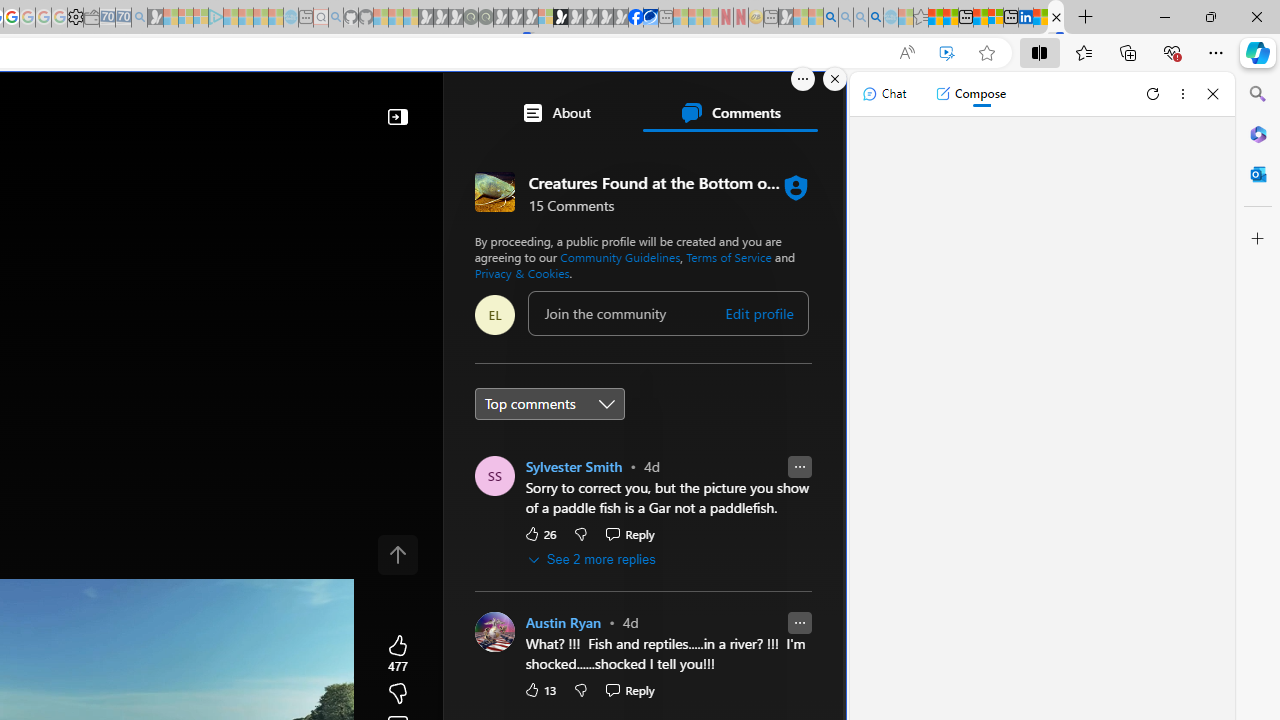 The width and height of the screenshot is (1280, 720). What do you see at coordinates (539, 532) in the screenshot?
I see `'26 Like'` at bounding box center [539, 532].